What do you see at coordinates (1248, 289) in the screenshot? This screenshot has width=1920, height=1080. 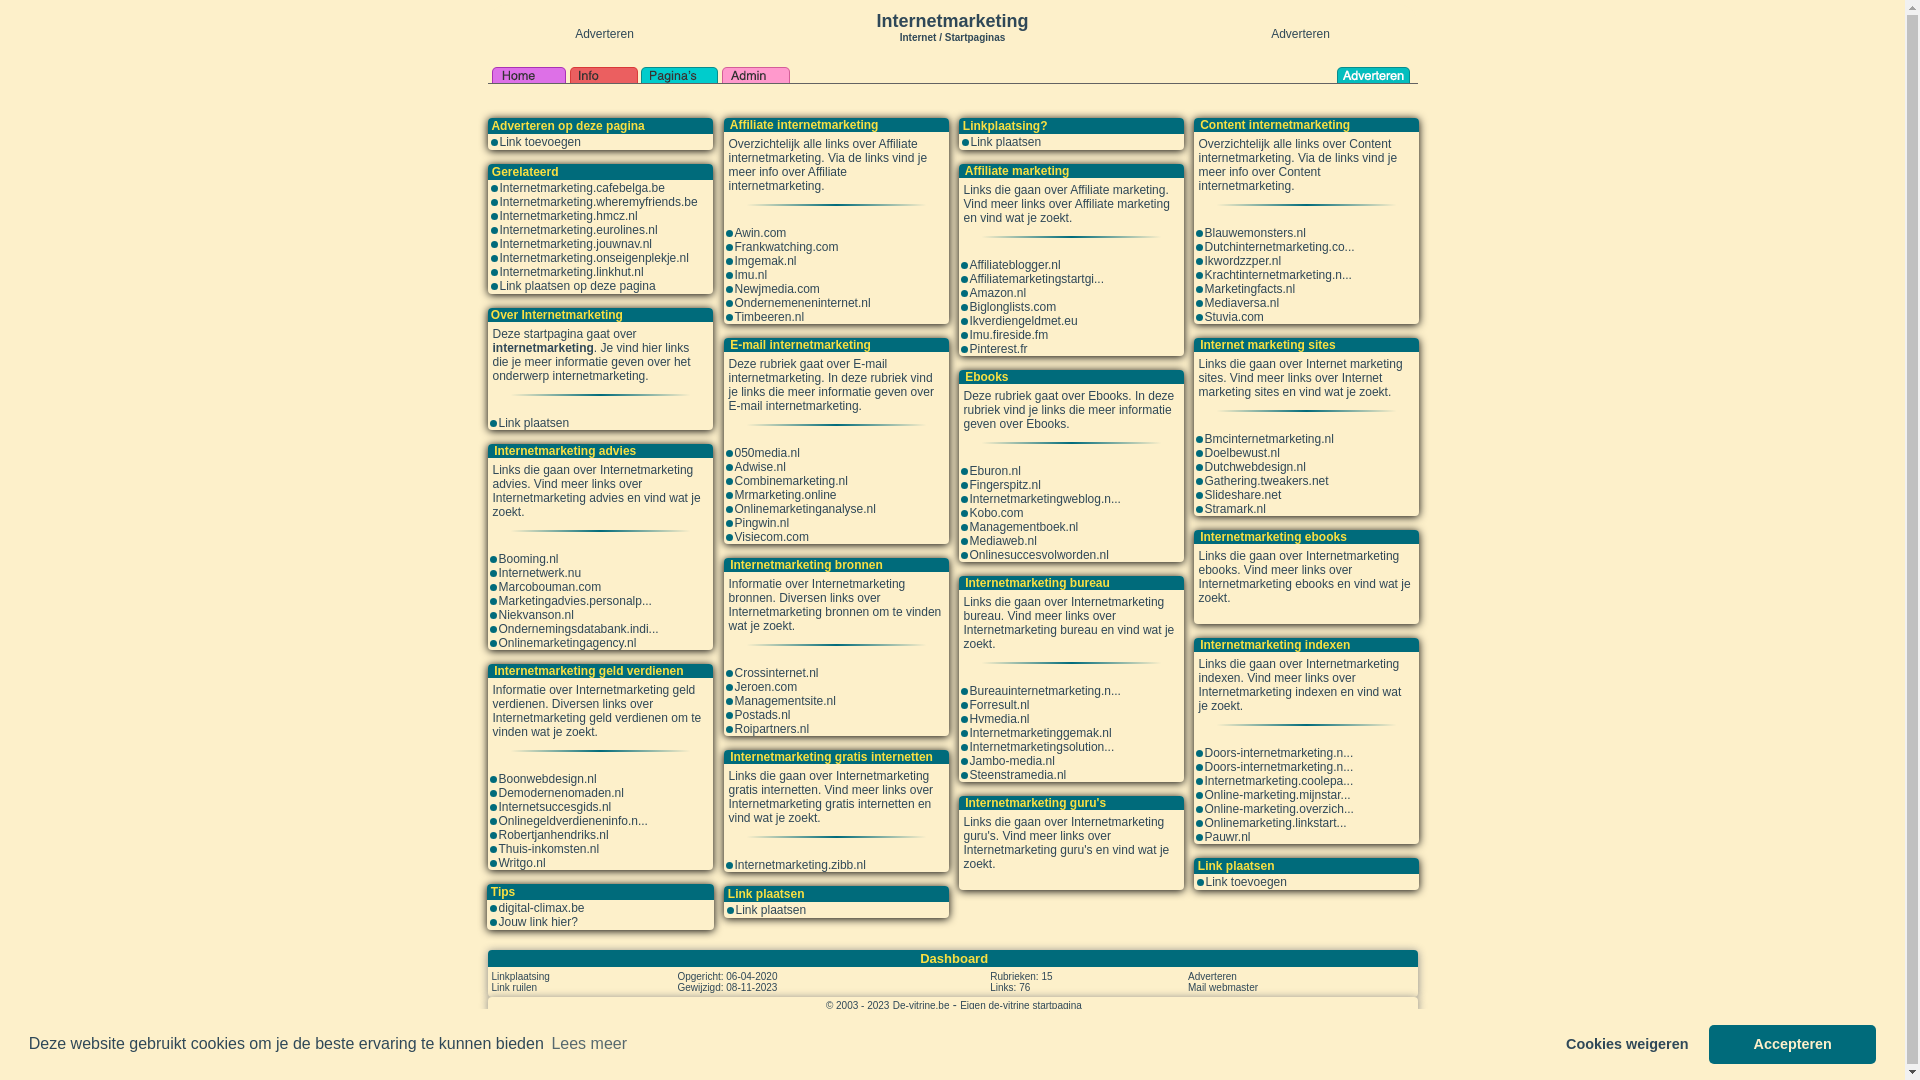 I see `'Marketingfacts.nl'` at bounding box center [1248, 289].